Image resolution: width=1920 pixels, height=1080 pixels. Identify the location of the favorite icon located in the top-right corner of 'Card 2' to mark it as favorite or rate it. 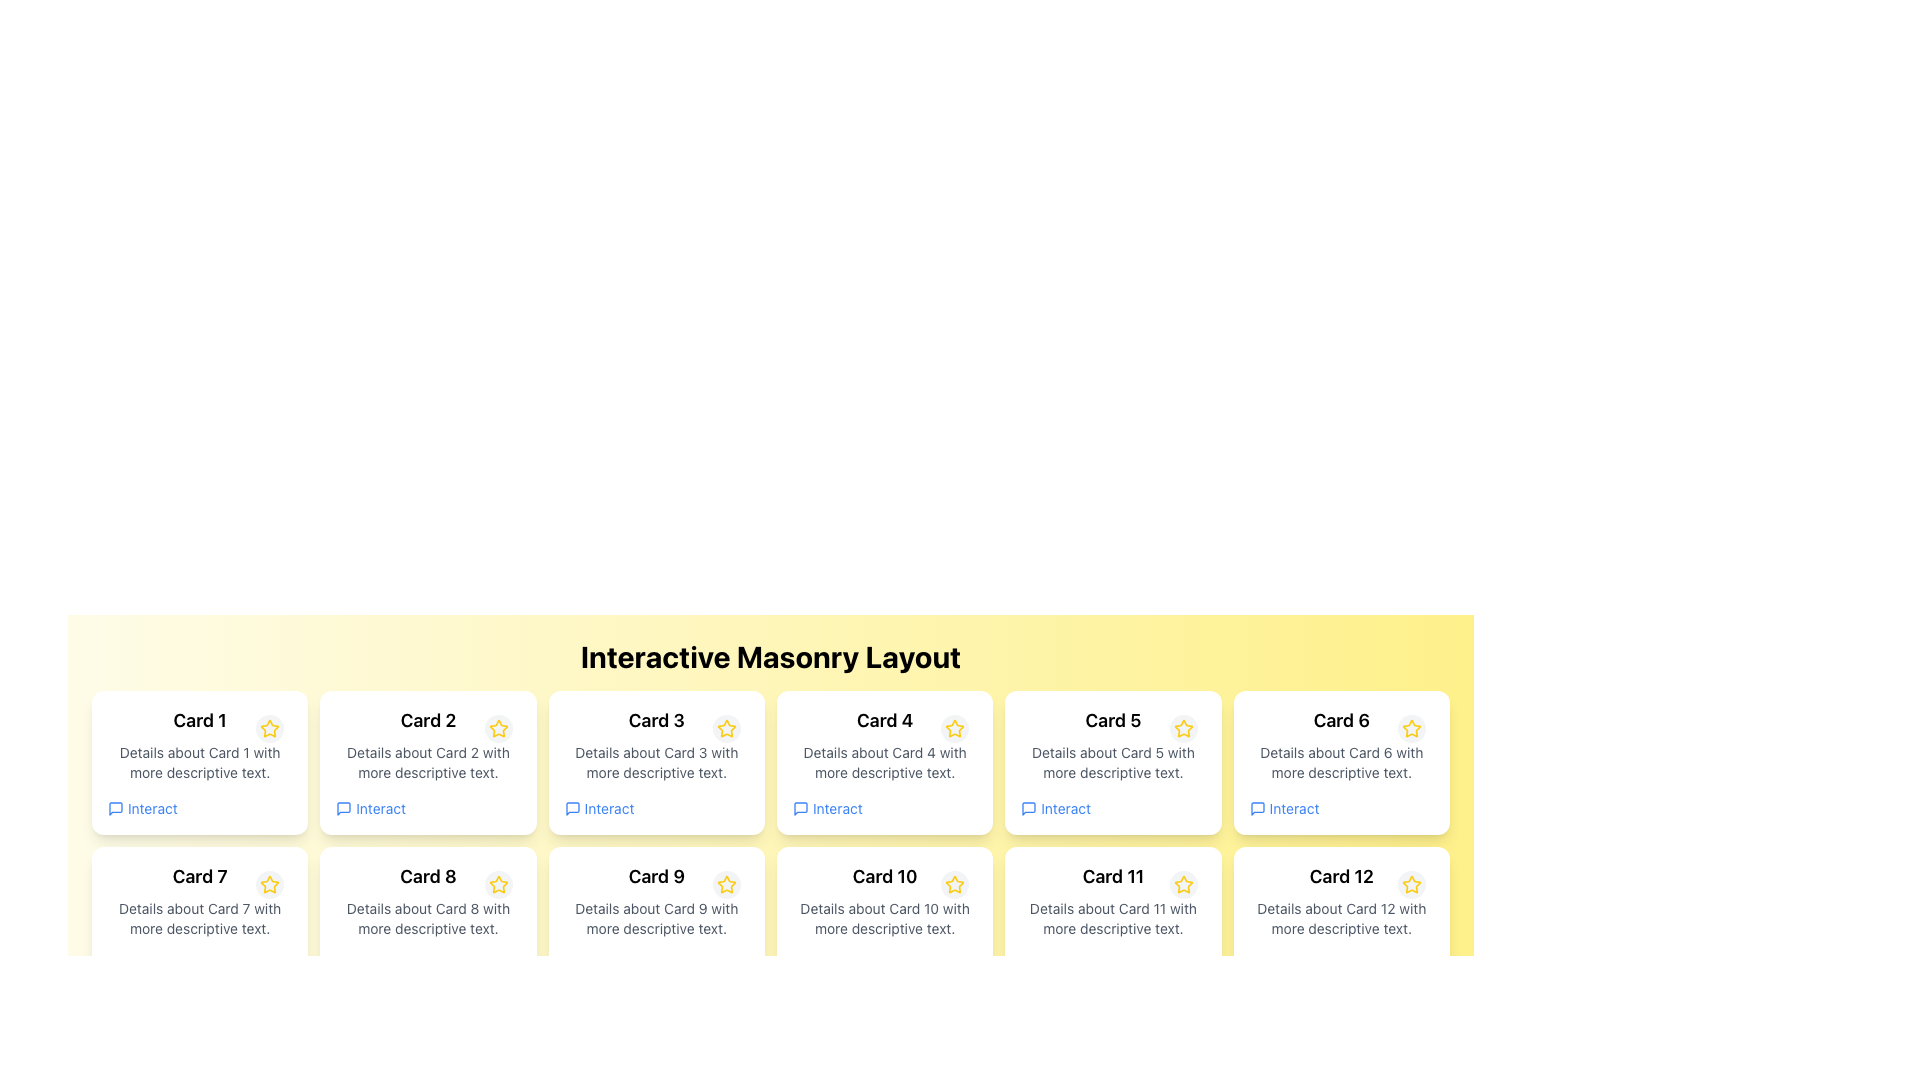
(498, 729).